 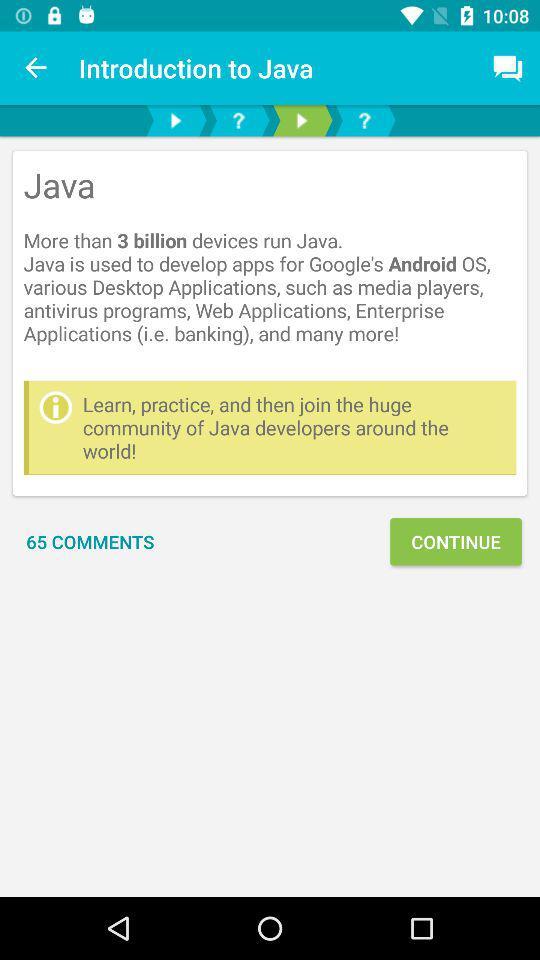 What do you see at coordinates (270, 264) in the screenshot?
I see `the java  more` at bounding box center [270, 264].